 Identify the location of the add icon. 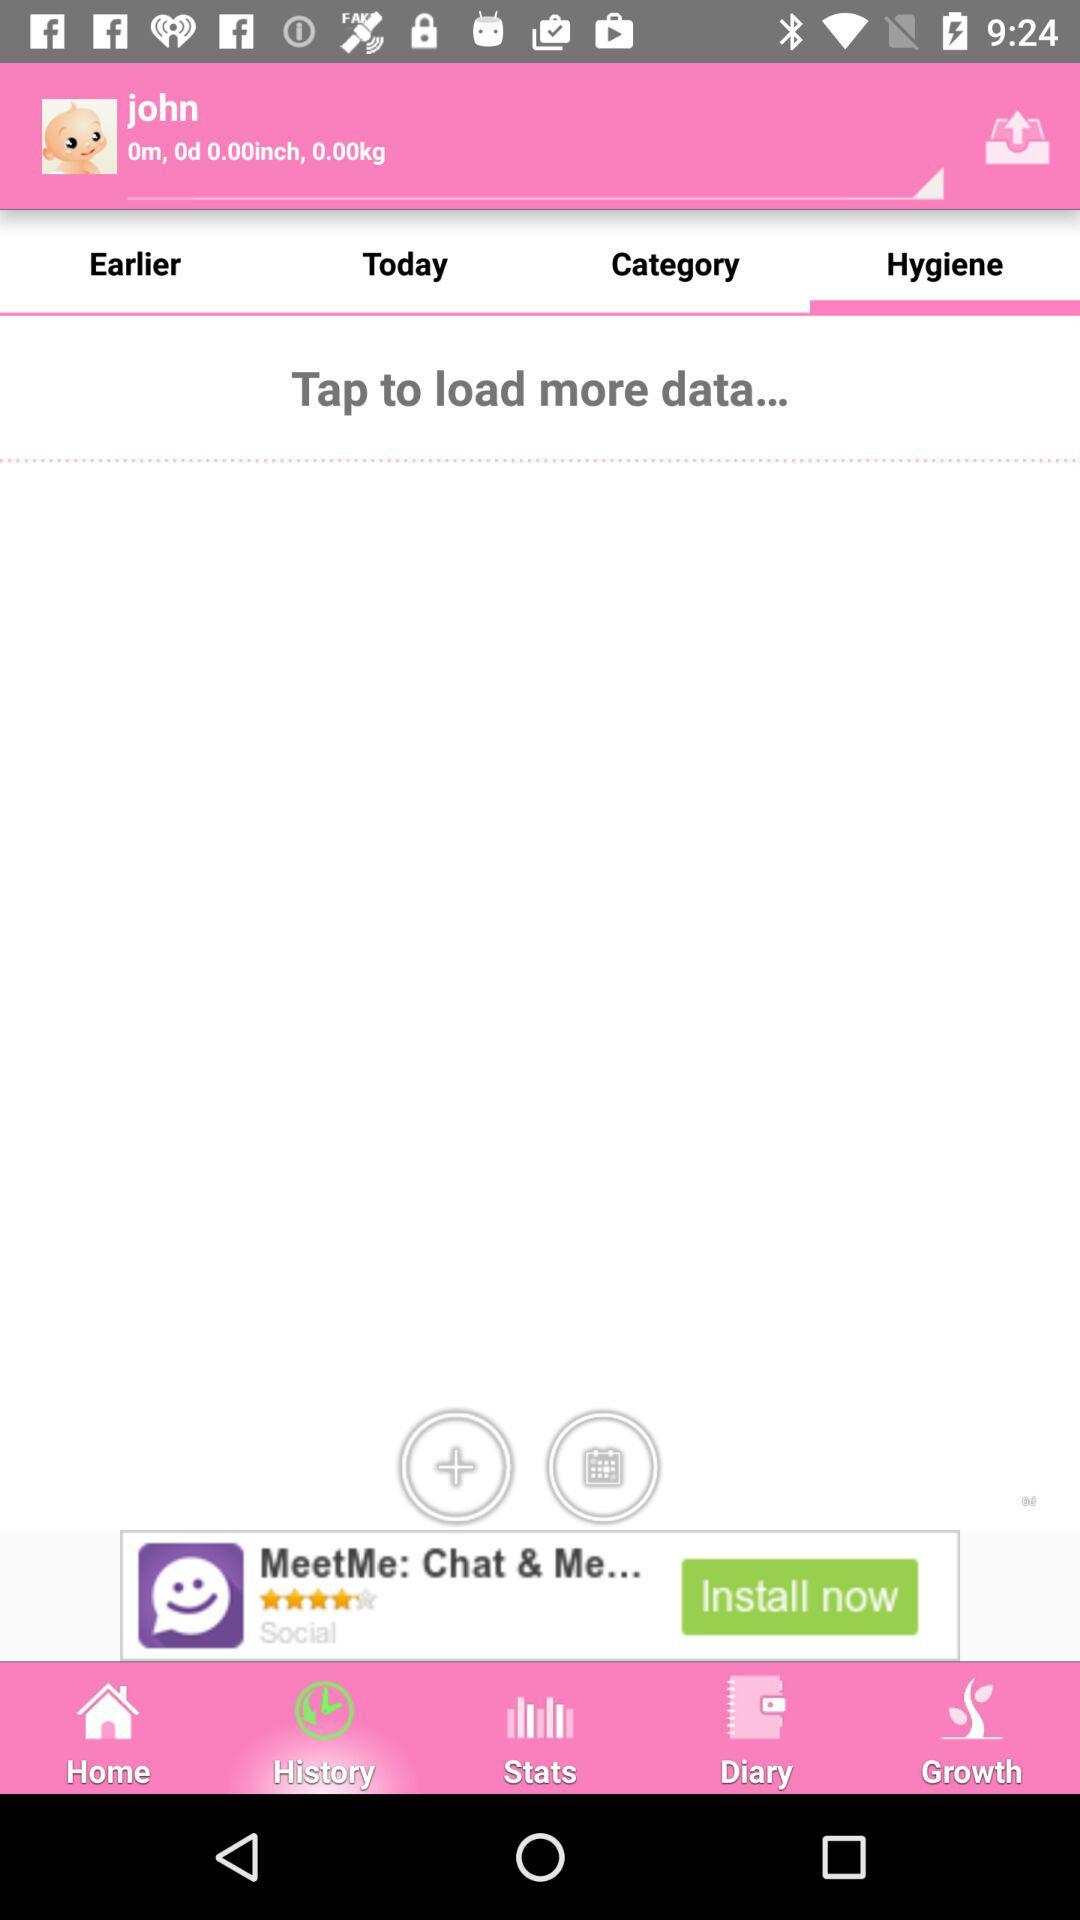
(455, 1467).